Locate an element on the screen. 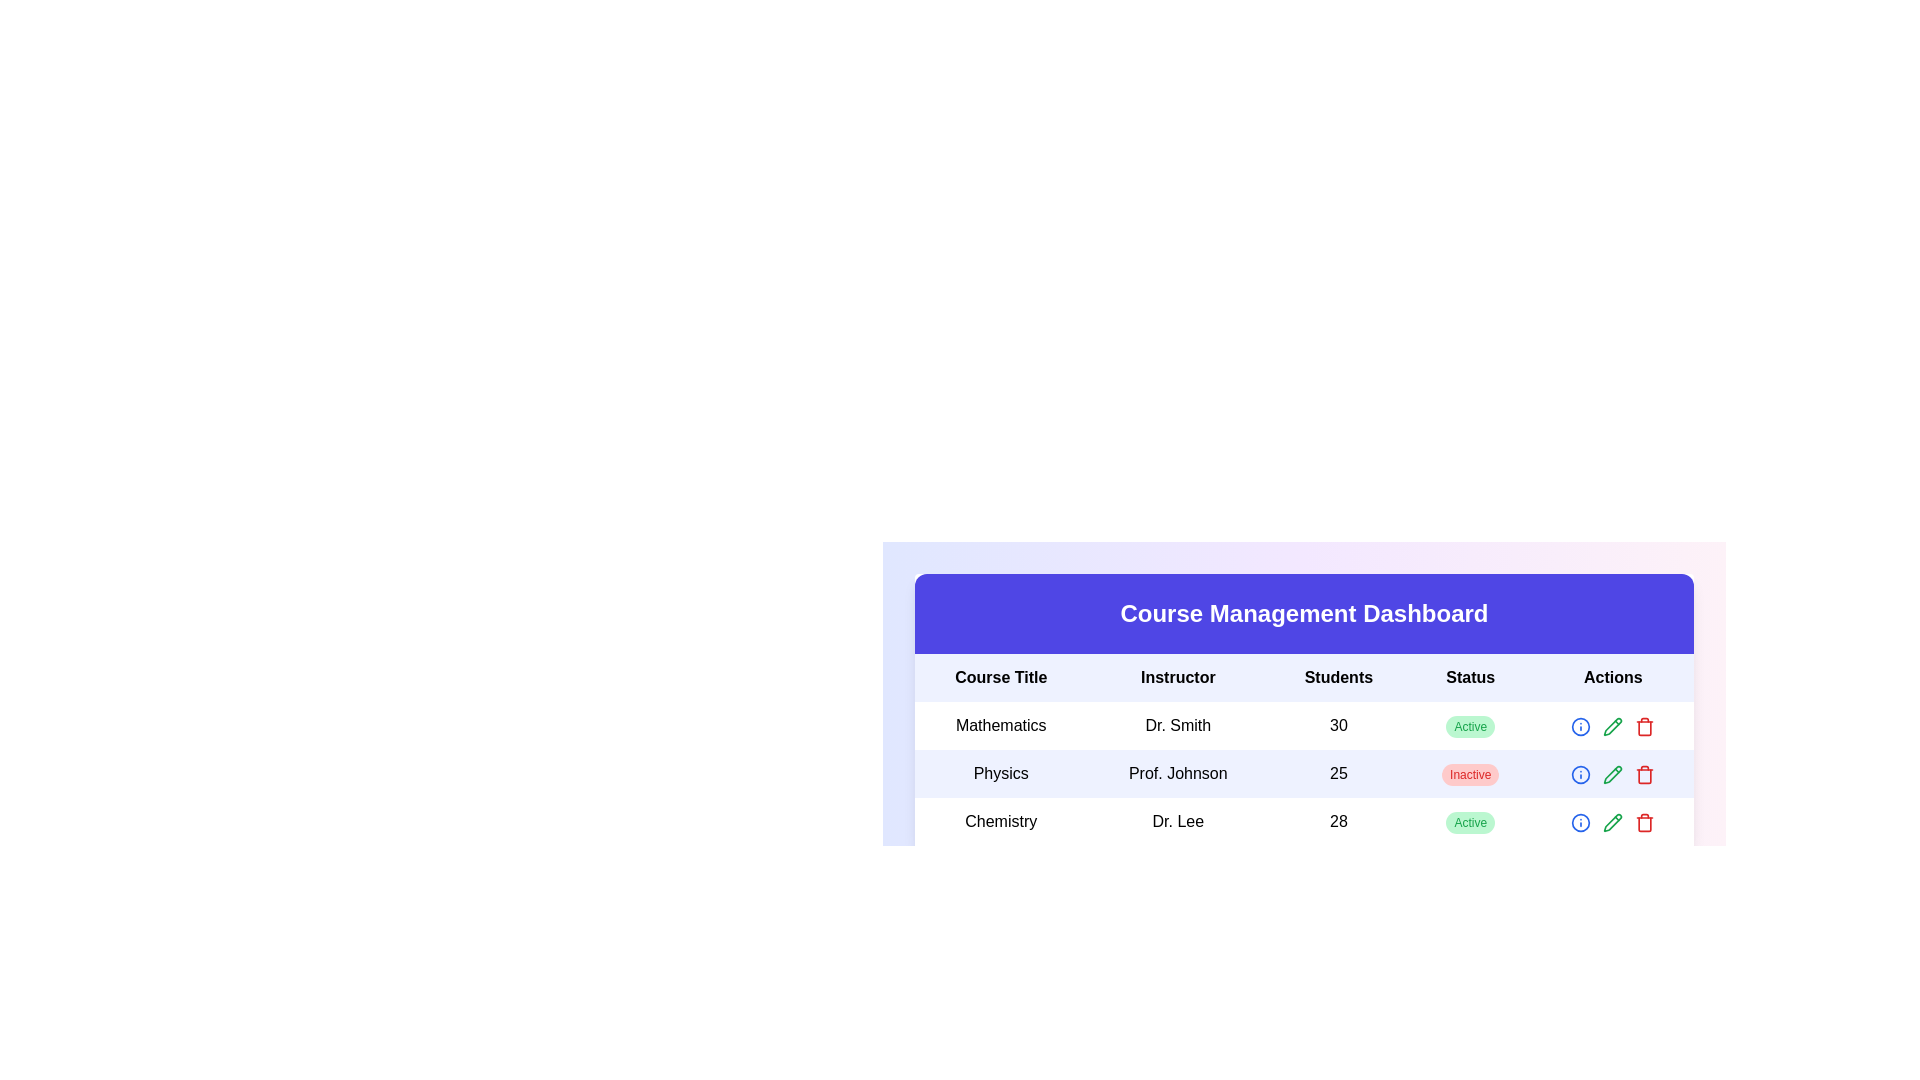 Image resolution: width=1920 pixels, height=1080 pixels. the pencil icon in the actions section of the first row is located at coordinates (1613, 725).